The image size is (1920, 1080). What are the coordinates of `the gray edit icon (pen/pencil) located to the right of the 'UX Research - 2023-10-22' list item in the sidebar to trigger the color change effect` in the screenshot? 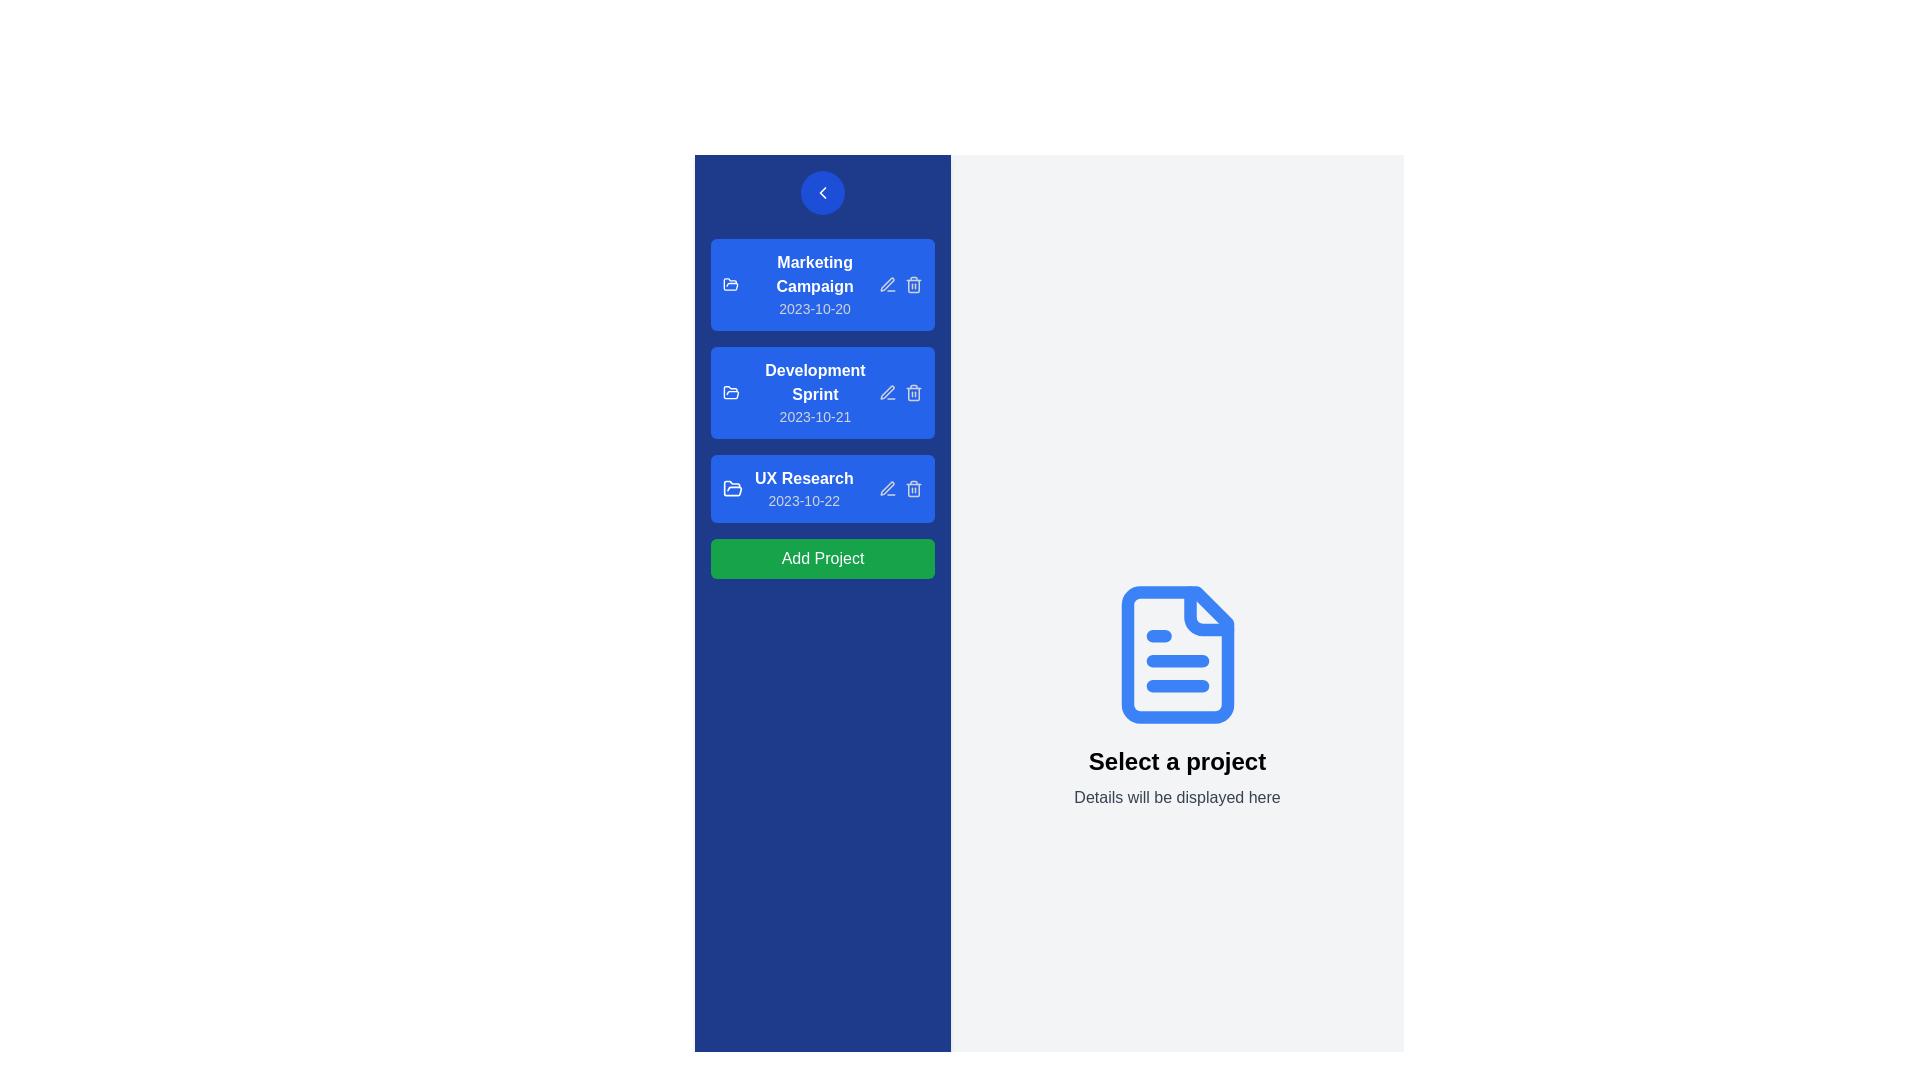 It's located at (887, 489).